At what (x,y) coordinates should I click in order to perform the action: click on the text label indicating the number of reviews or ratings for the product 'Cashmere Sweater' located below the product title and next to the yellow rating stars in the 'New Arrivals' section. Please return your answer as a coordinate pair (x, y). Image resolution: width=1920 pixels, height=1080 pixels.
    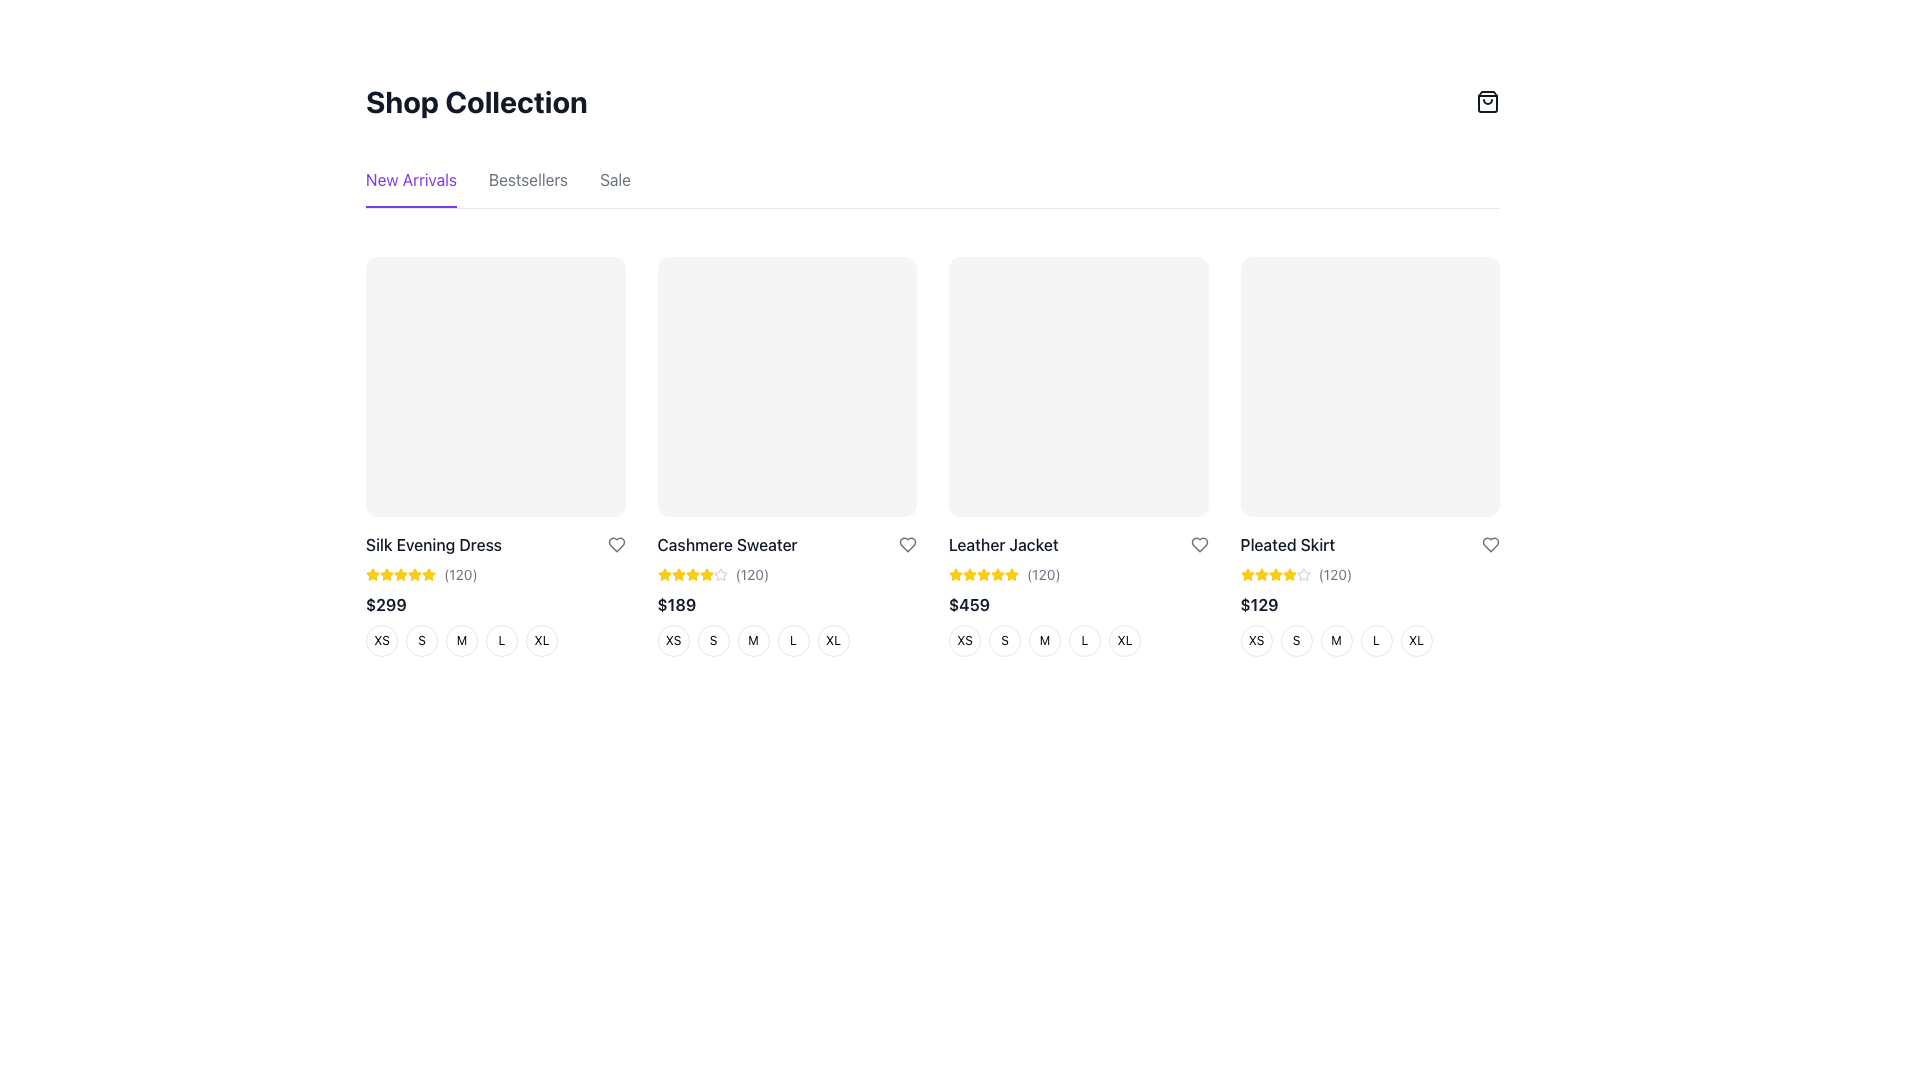
    Looking at the image, I should click on (751, 574).